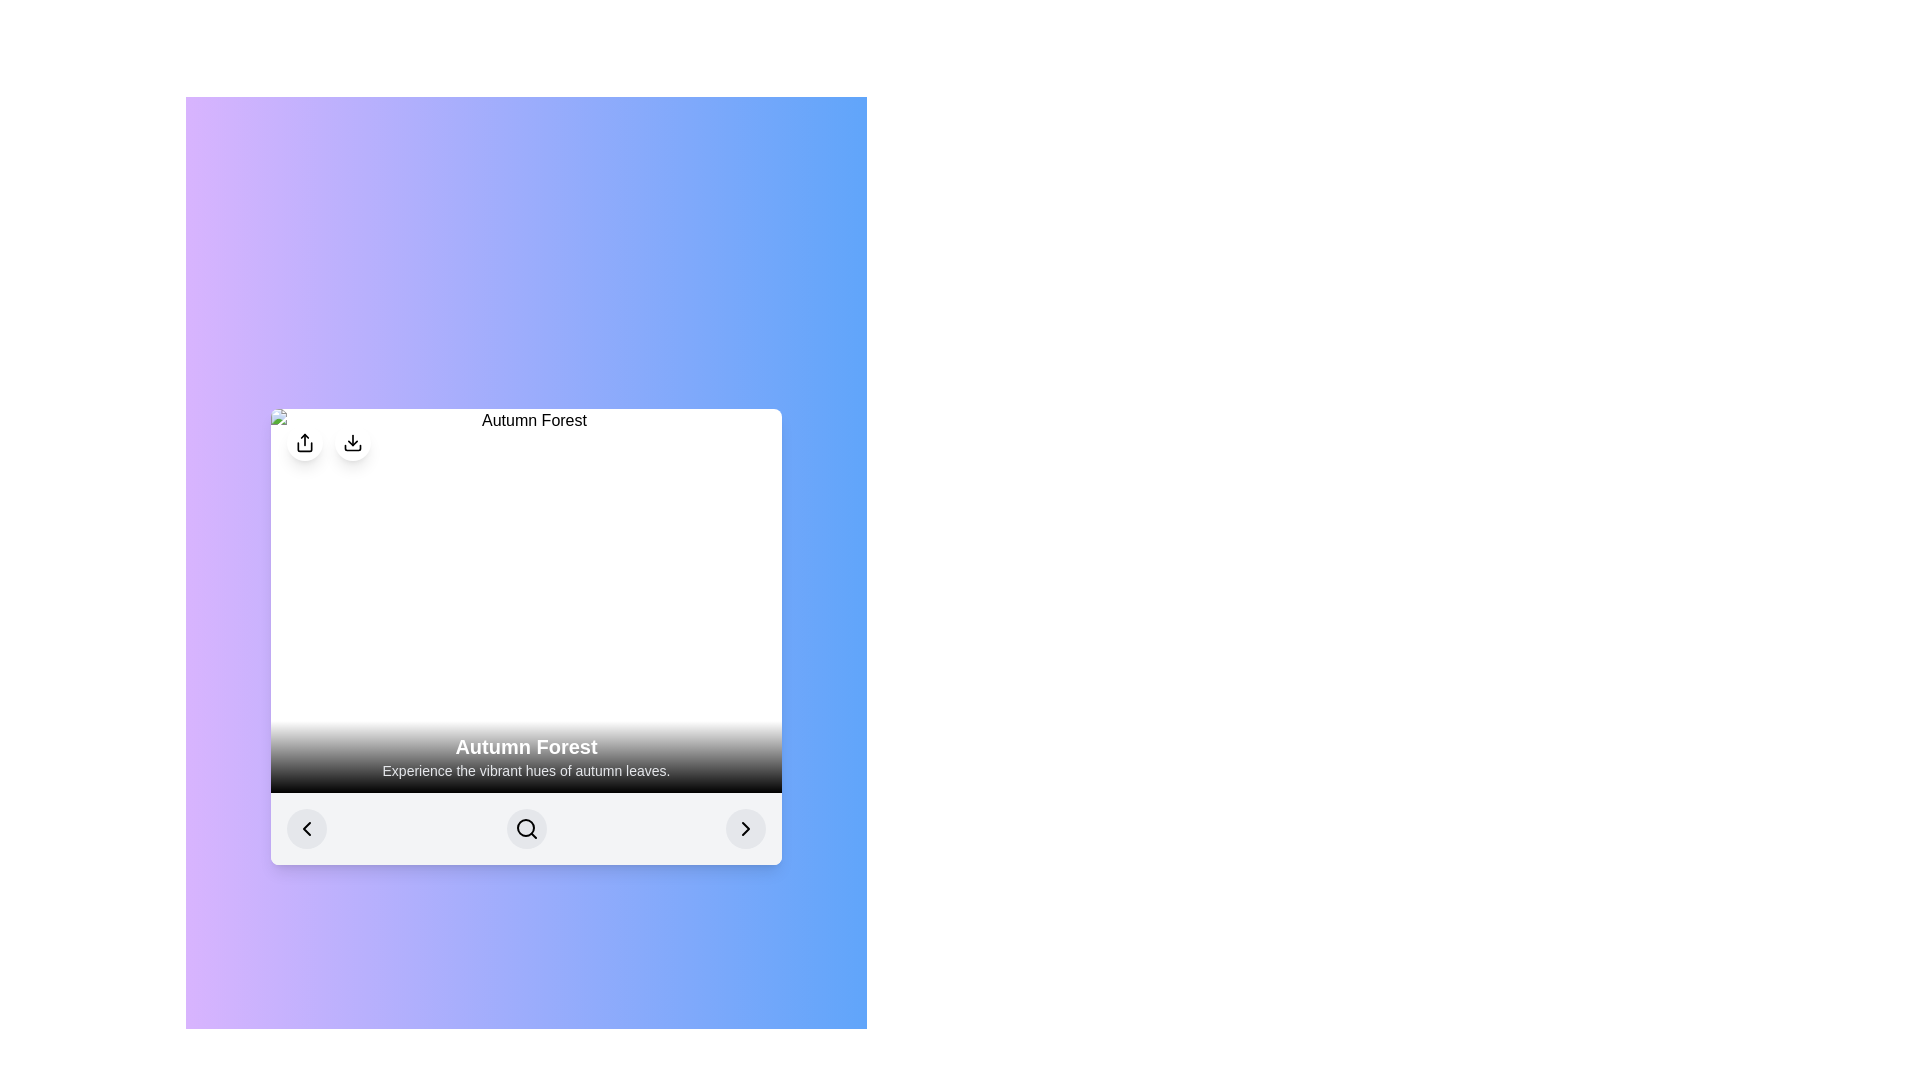  What do you see at coordinates (526, 747) in the screenshot?
I see `text content of the prominent title labeled 'Autumn Forest', which is styled in bold white text on a gradient background` at bounding box center [526, 747].